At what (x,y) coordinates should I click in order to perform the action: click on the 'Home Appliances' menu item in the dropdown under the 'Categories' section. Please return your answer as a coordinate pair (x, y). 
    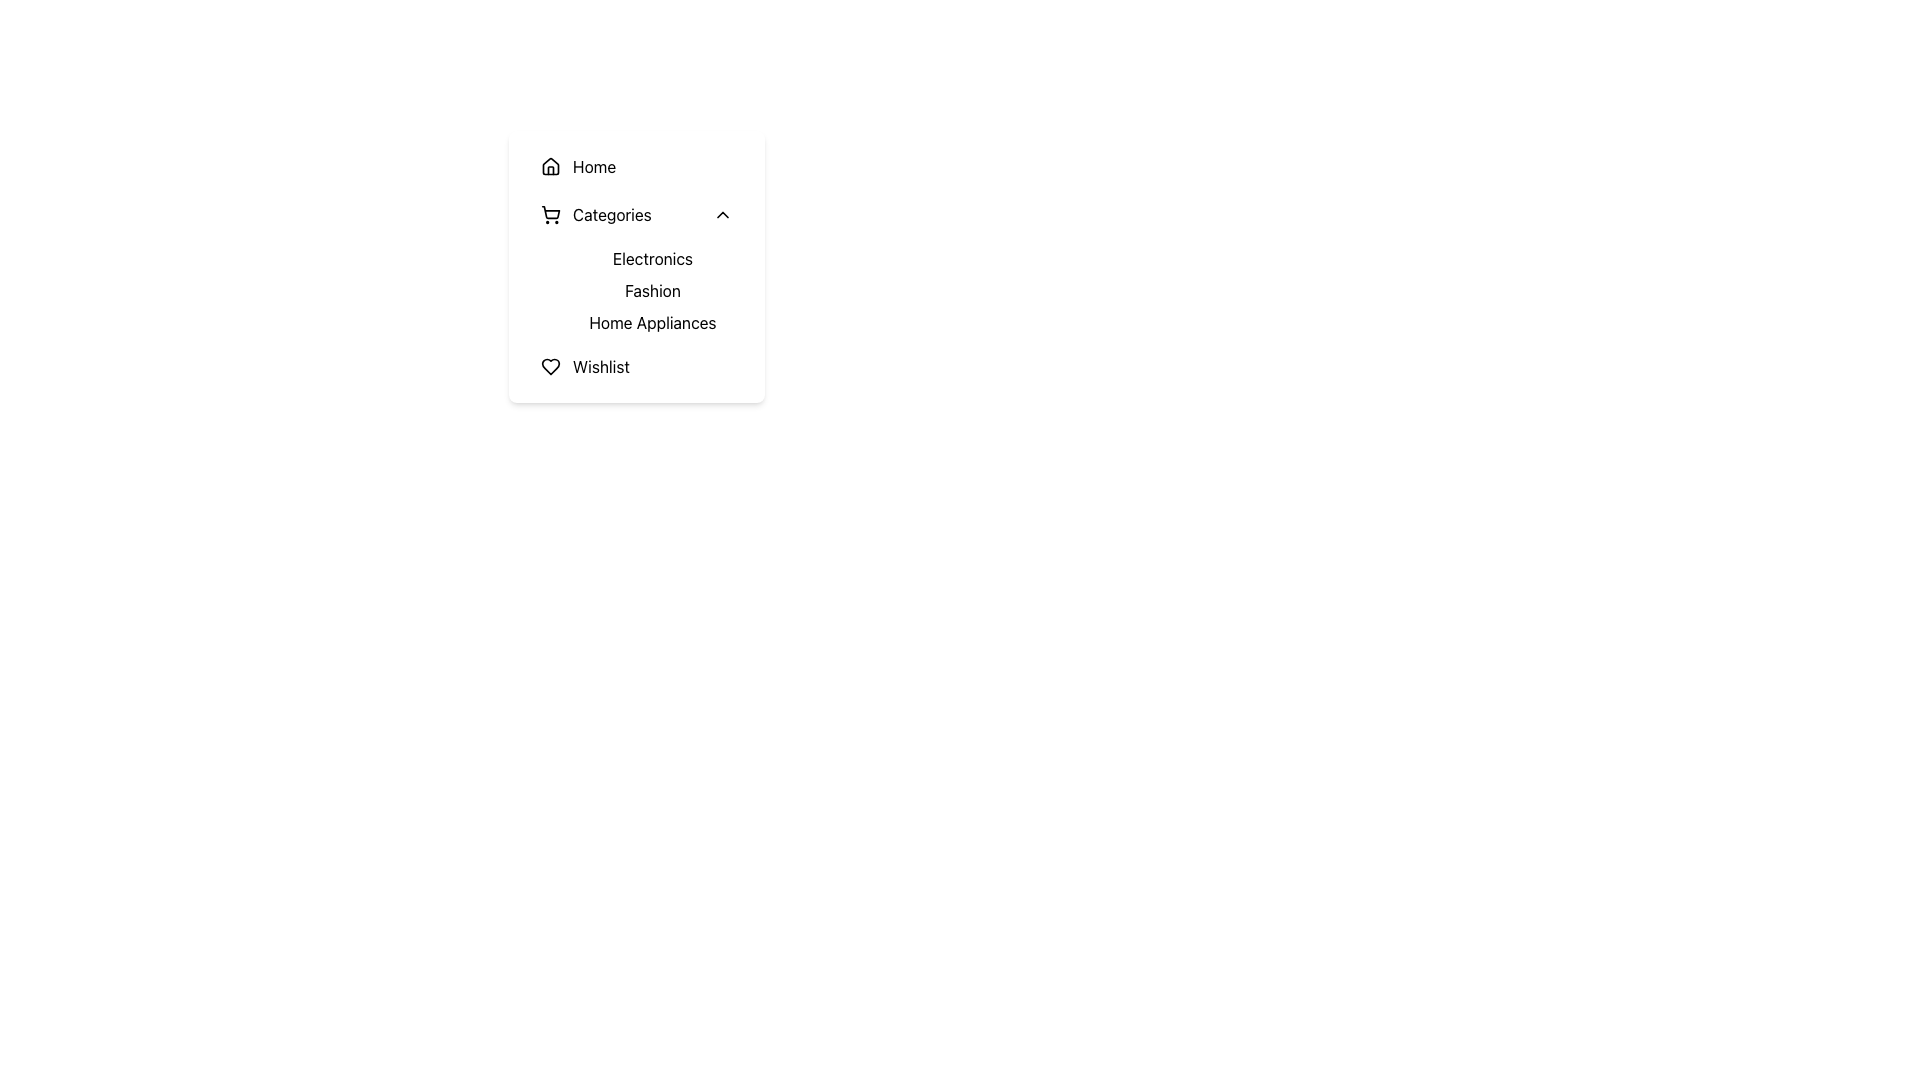
    Looking at the image, I should click on (652, 322).